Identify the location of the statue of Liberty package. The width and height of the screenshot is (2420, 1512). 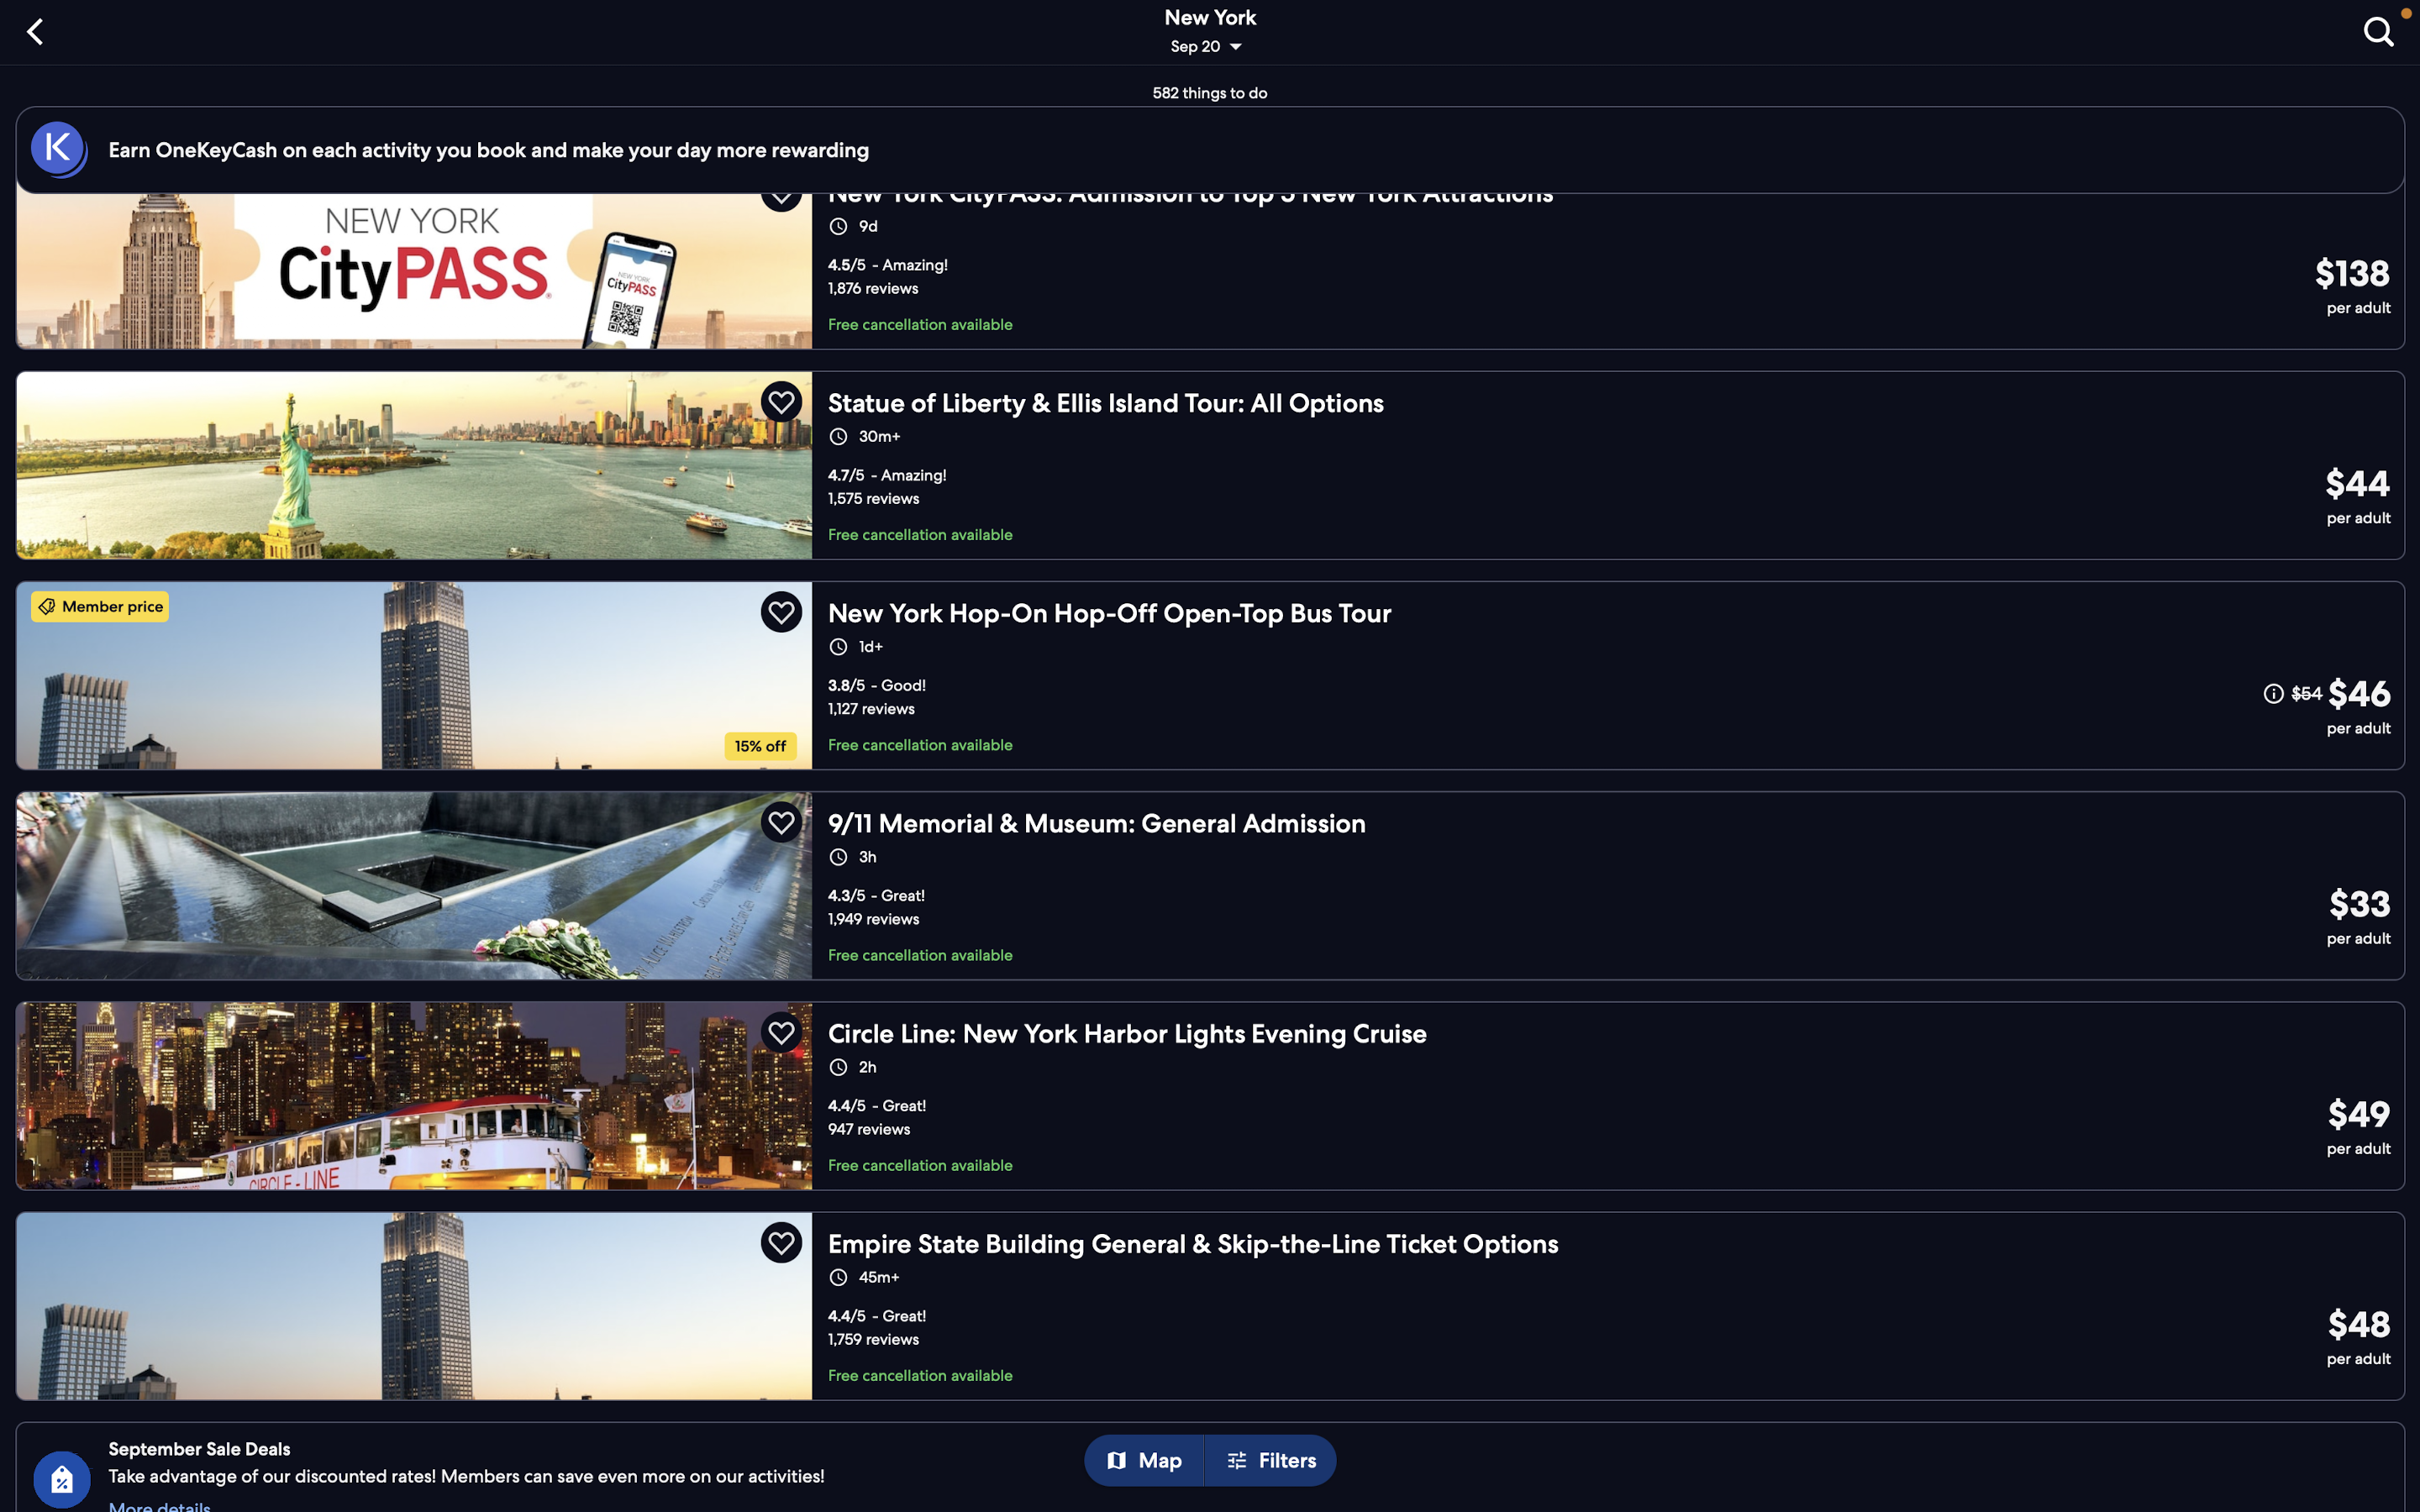
(1212, 461).